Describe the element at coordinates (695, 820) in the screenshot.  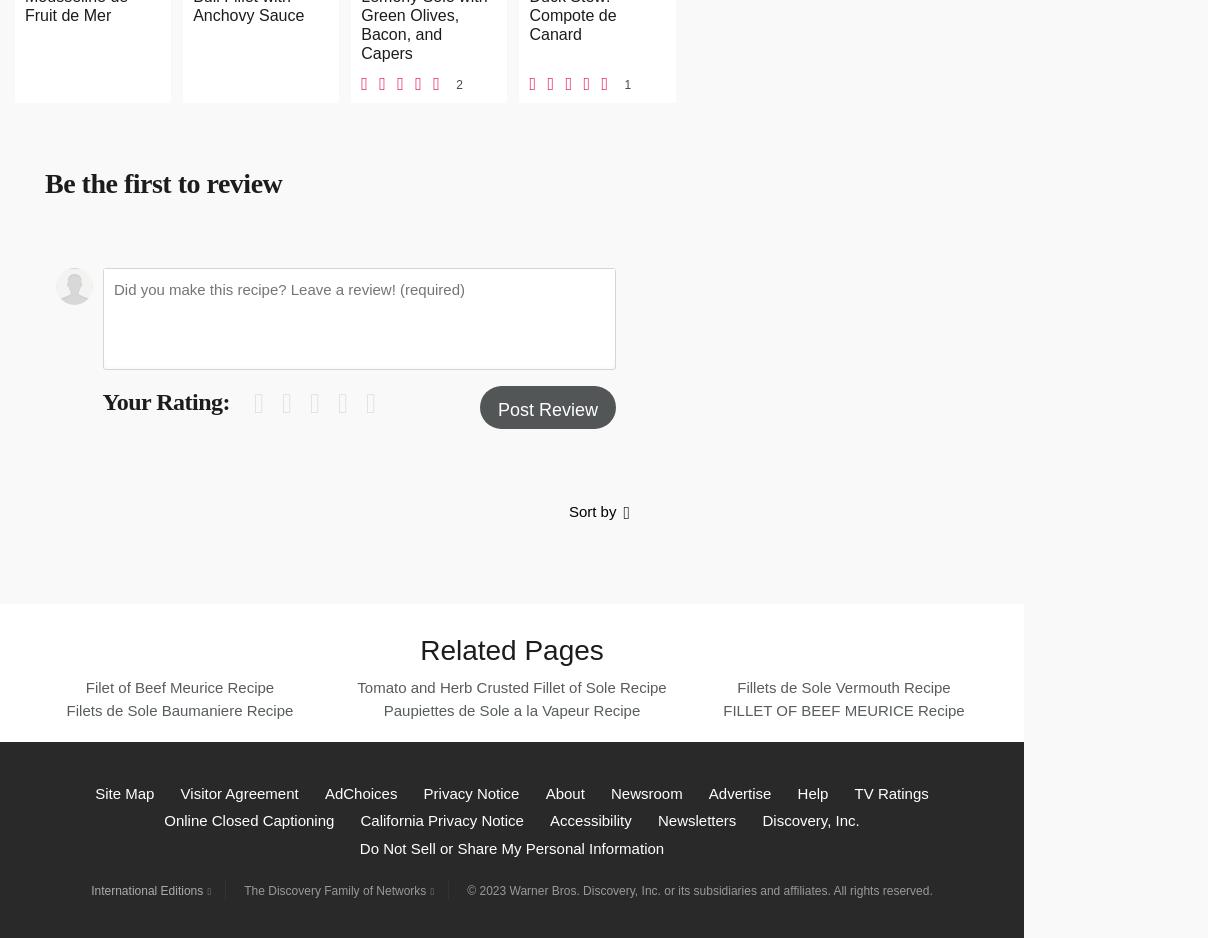
I see `'Newsletters'` at that location.